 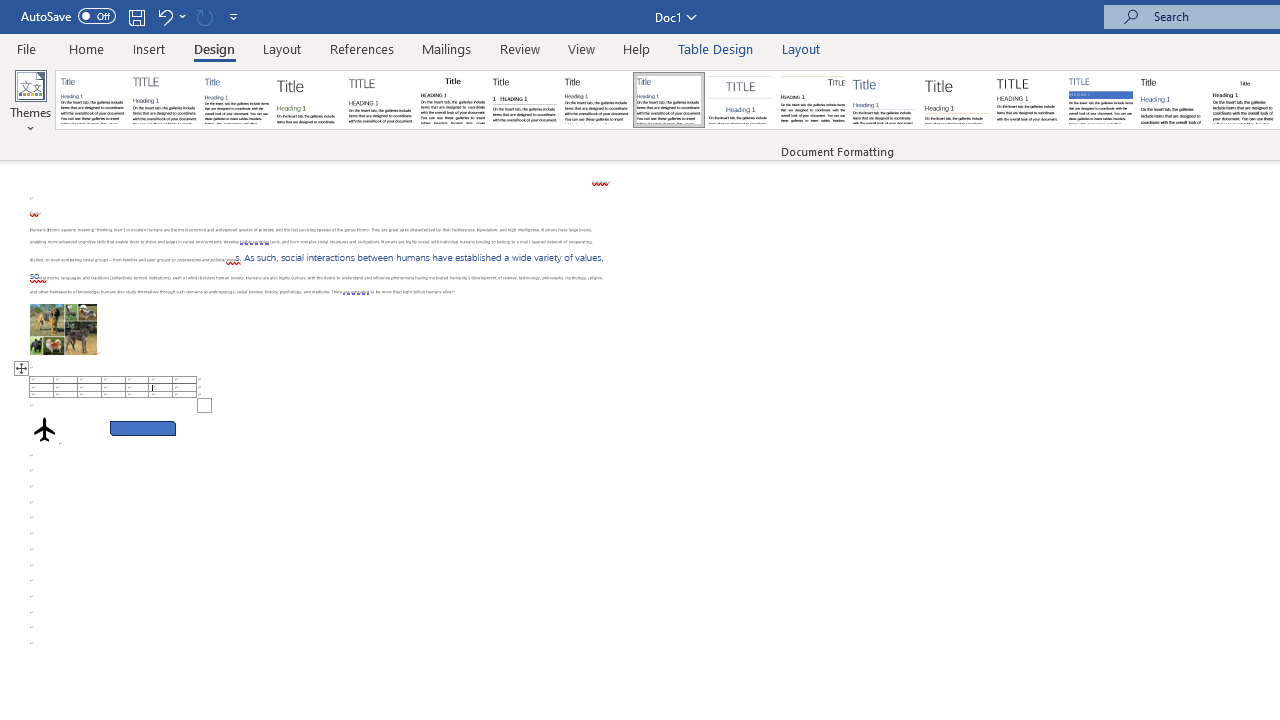 I want to click on 'Basic (Stylish)', so click(x=308, y=100).